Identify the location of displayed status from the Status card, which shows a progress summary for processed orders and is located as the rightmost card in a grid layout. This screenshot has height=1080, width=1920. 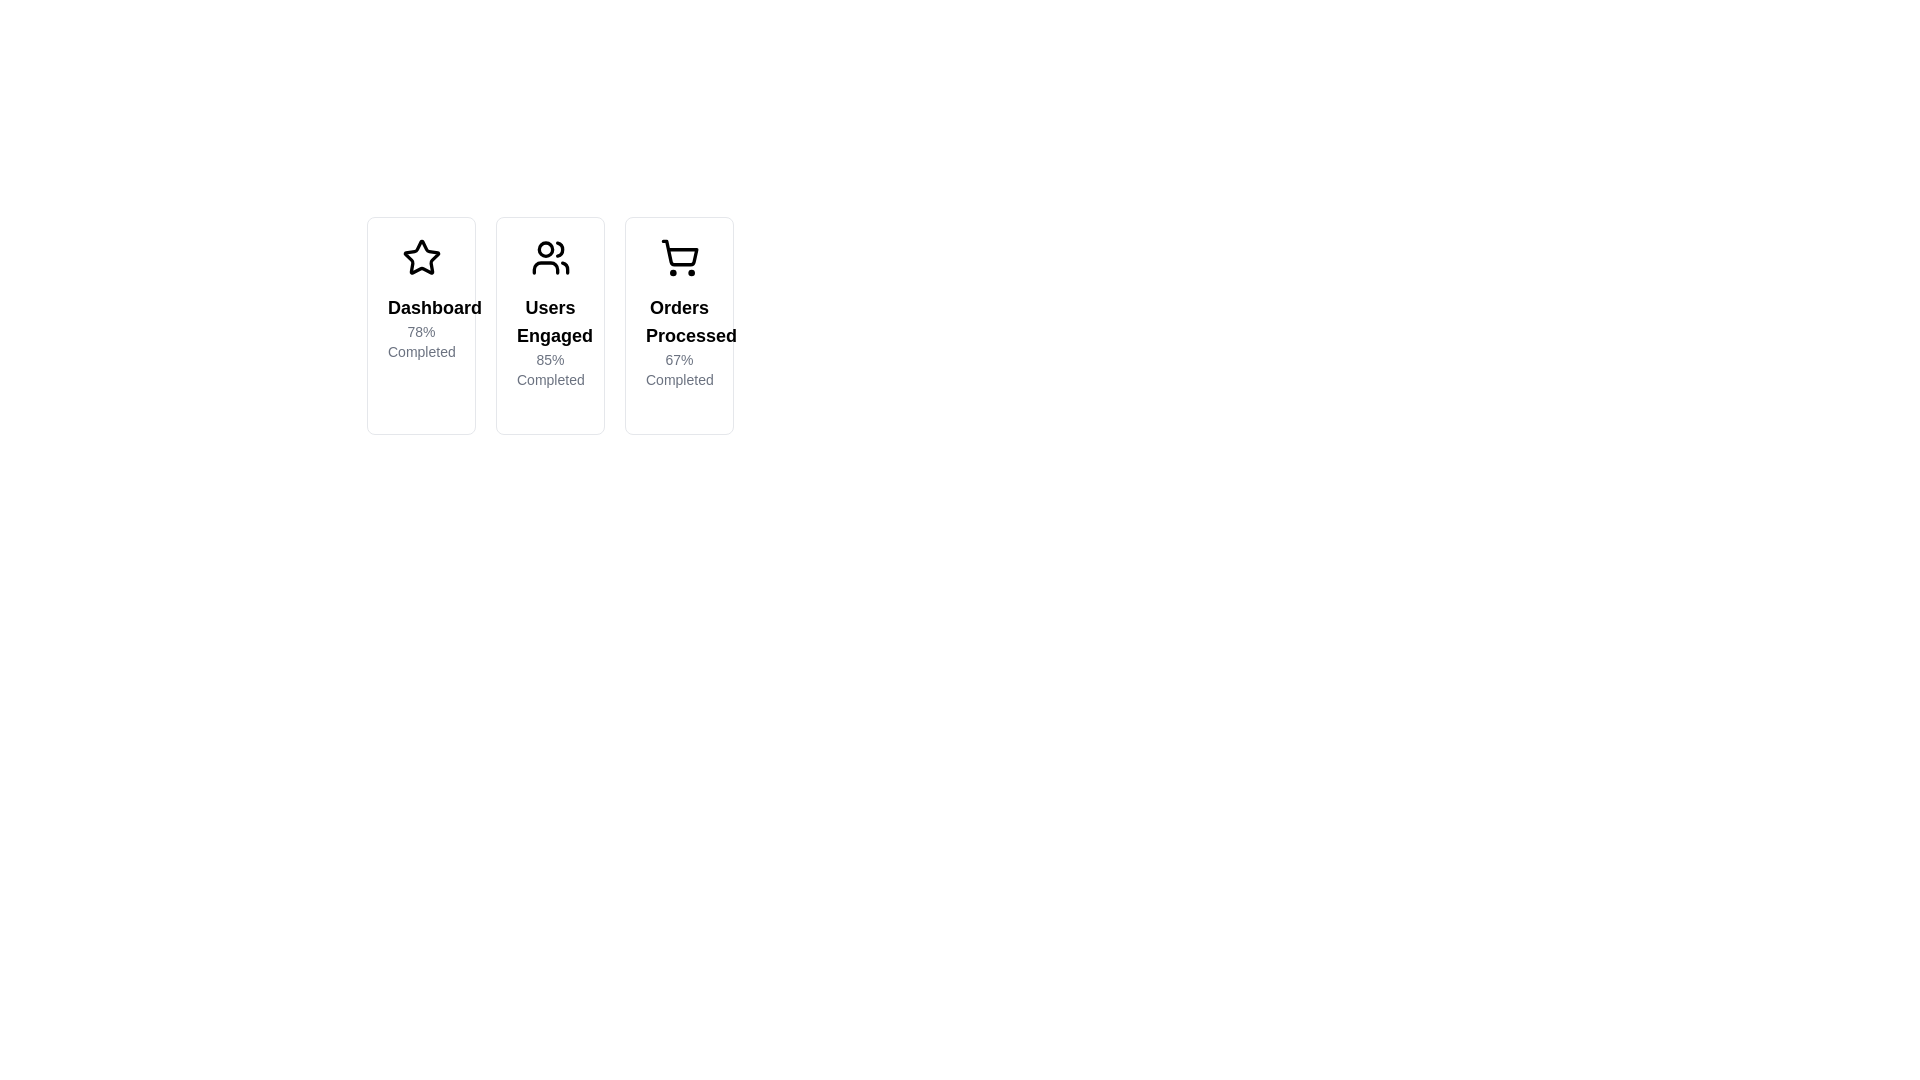
(679, 325).